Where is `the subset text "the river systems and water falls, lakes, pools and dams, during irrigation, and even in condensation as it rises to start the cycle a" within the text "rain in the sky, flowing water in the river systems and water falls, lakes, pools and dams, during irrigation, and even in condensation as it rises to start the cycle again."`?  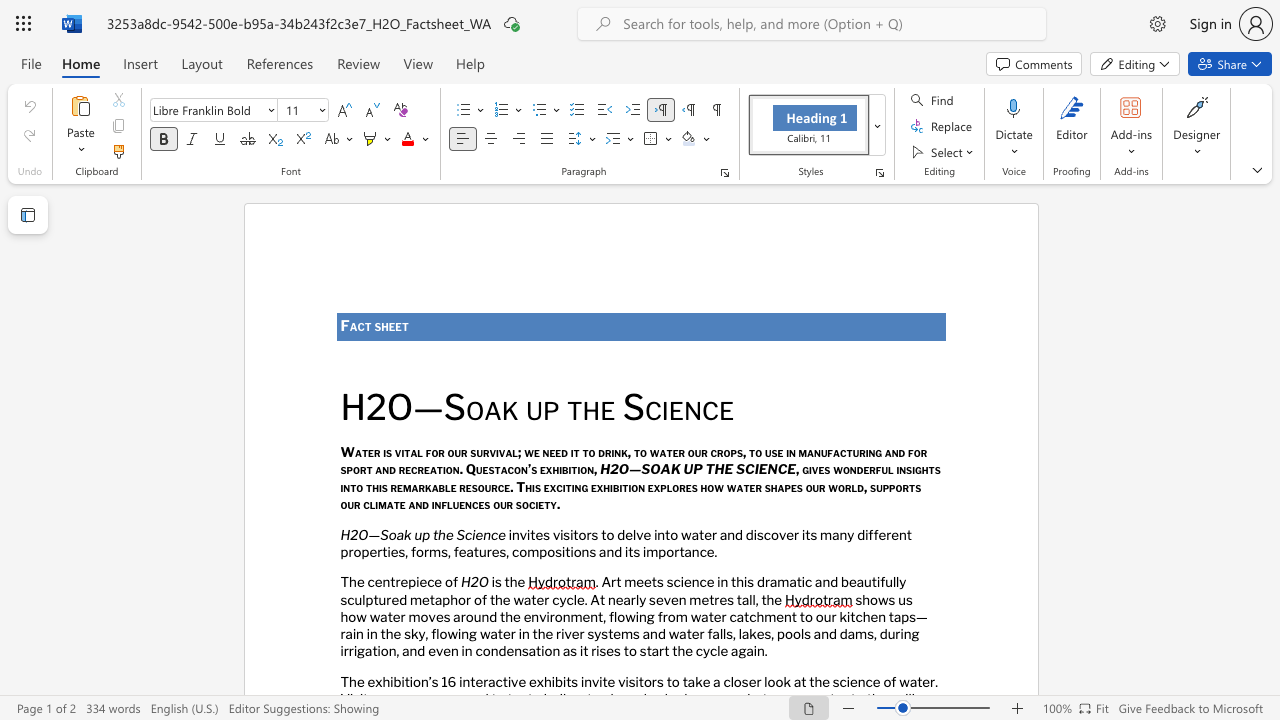 the subset text "the river systems and water falls, lakes, pools and dams, during irrigation, and even in condensation as it rises to start the cycle a" within the text "rain in the sky, flowing water in the river systems and water falls, lakes, pools and dams, during irrigation, and even in condensation as it rises to start the cycle again." is located at coordinates (532, 634).